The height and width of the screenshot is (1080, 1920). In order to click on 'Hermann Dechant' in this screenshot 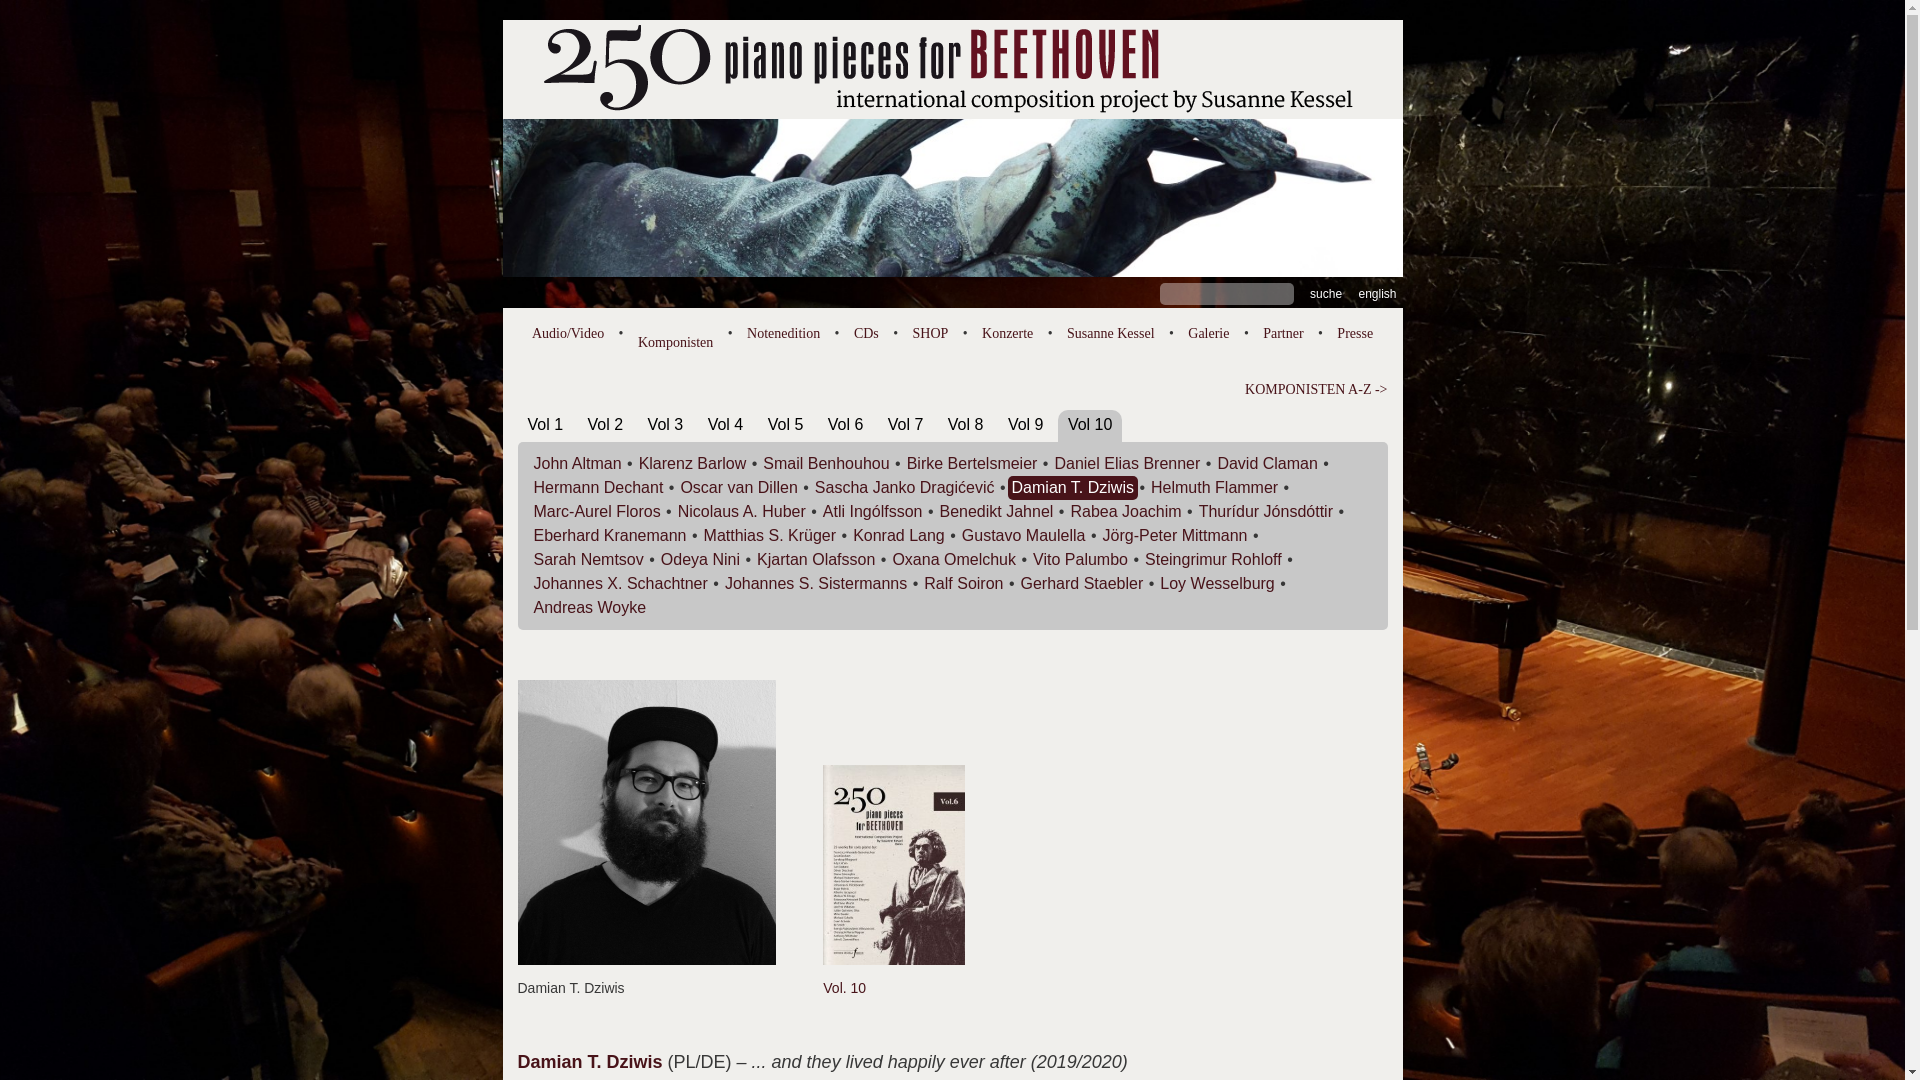, I will do `click(598, 487)`.